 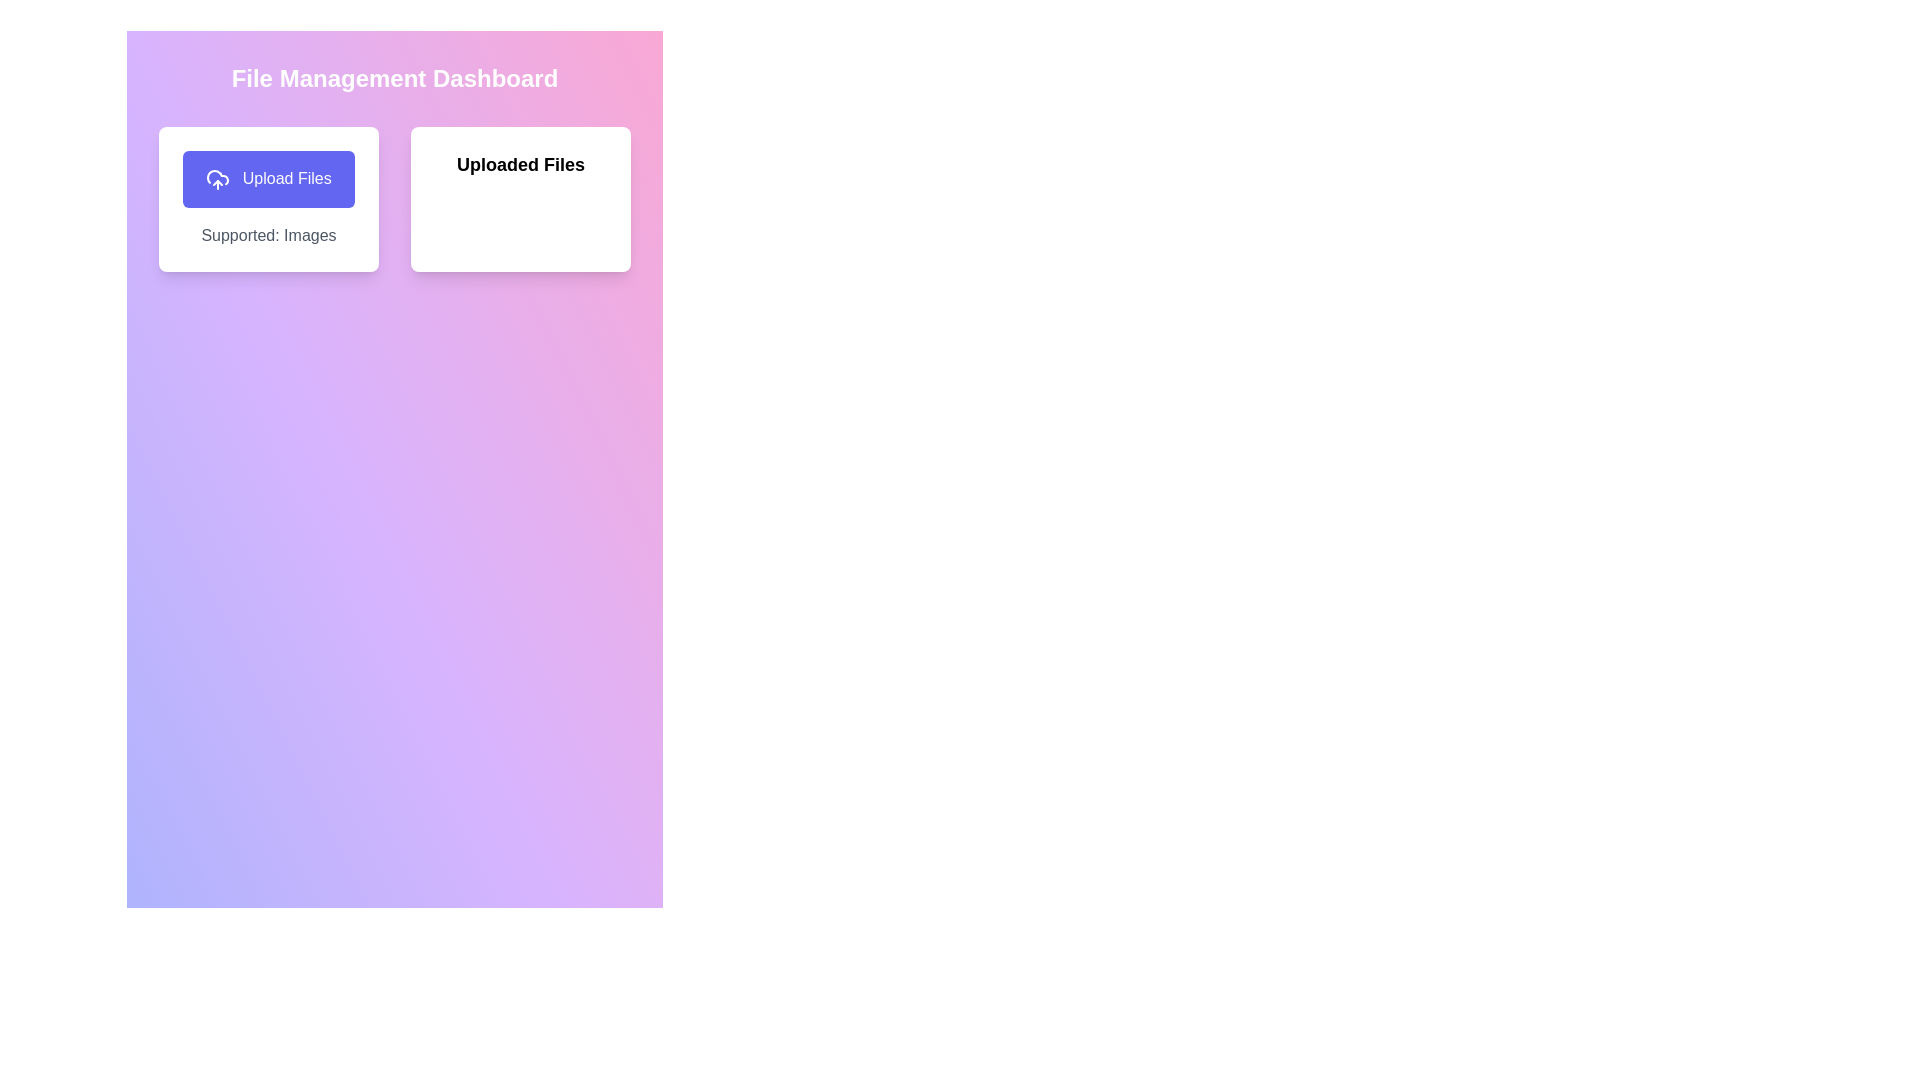 What do you see at coordinates (521, 164) in the screenshot?
I see `the header text label that serves as the title for the section displaying uploaded files, positioned at the top of the right card in the interface` at bounding box center [521, 164].